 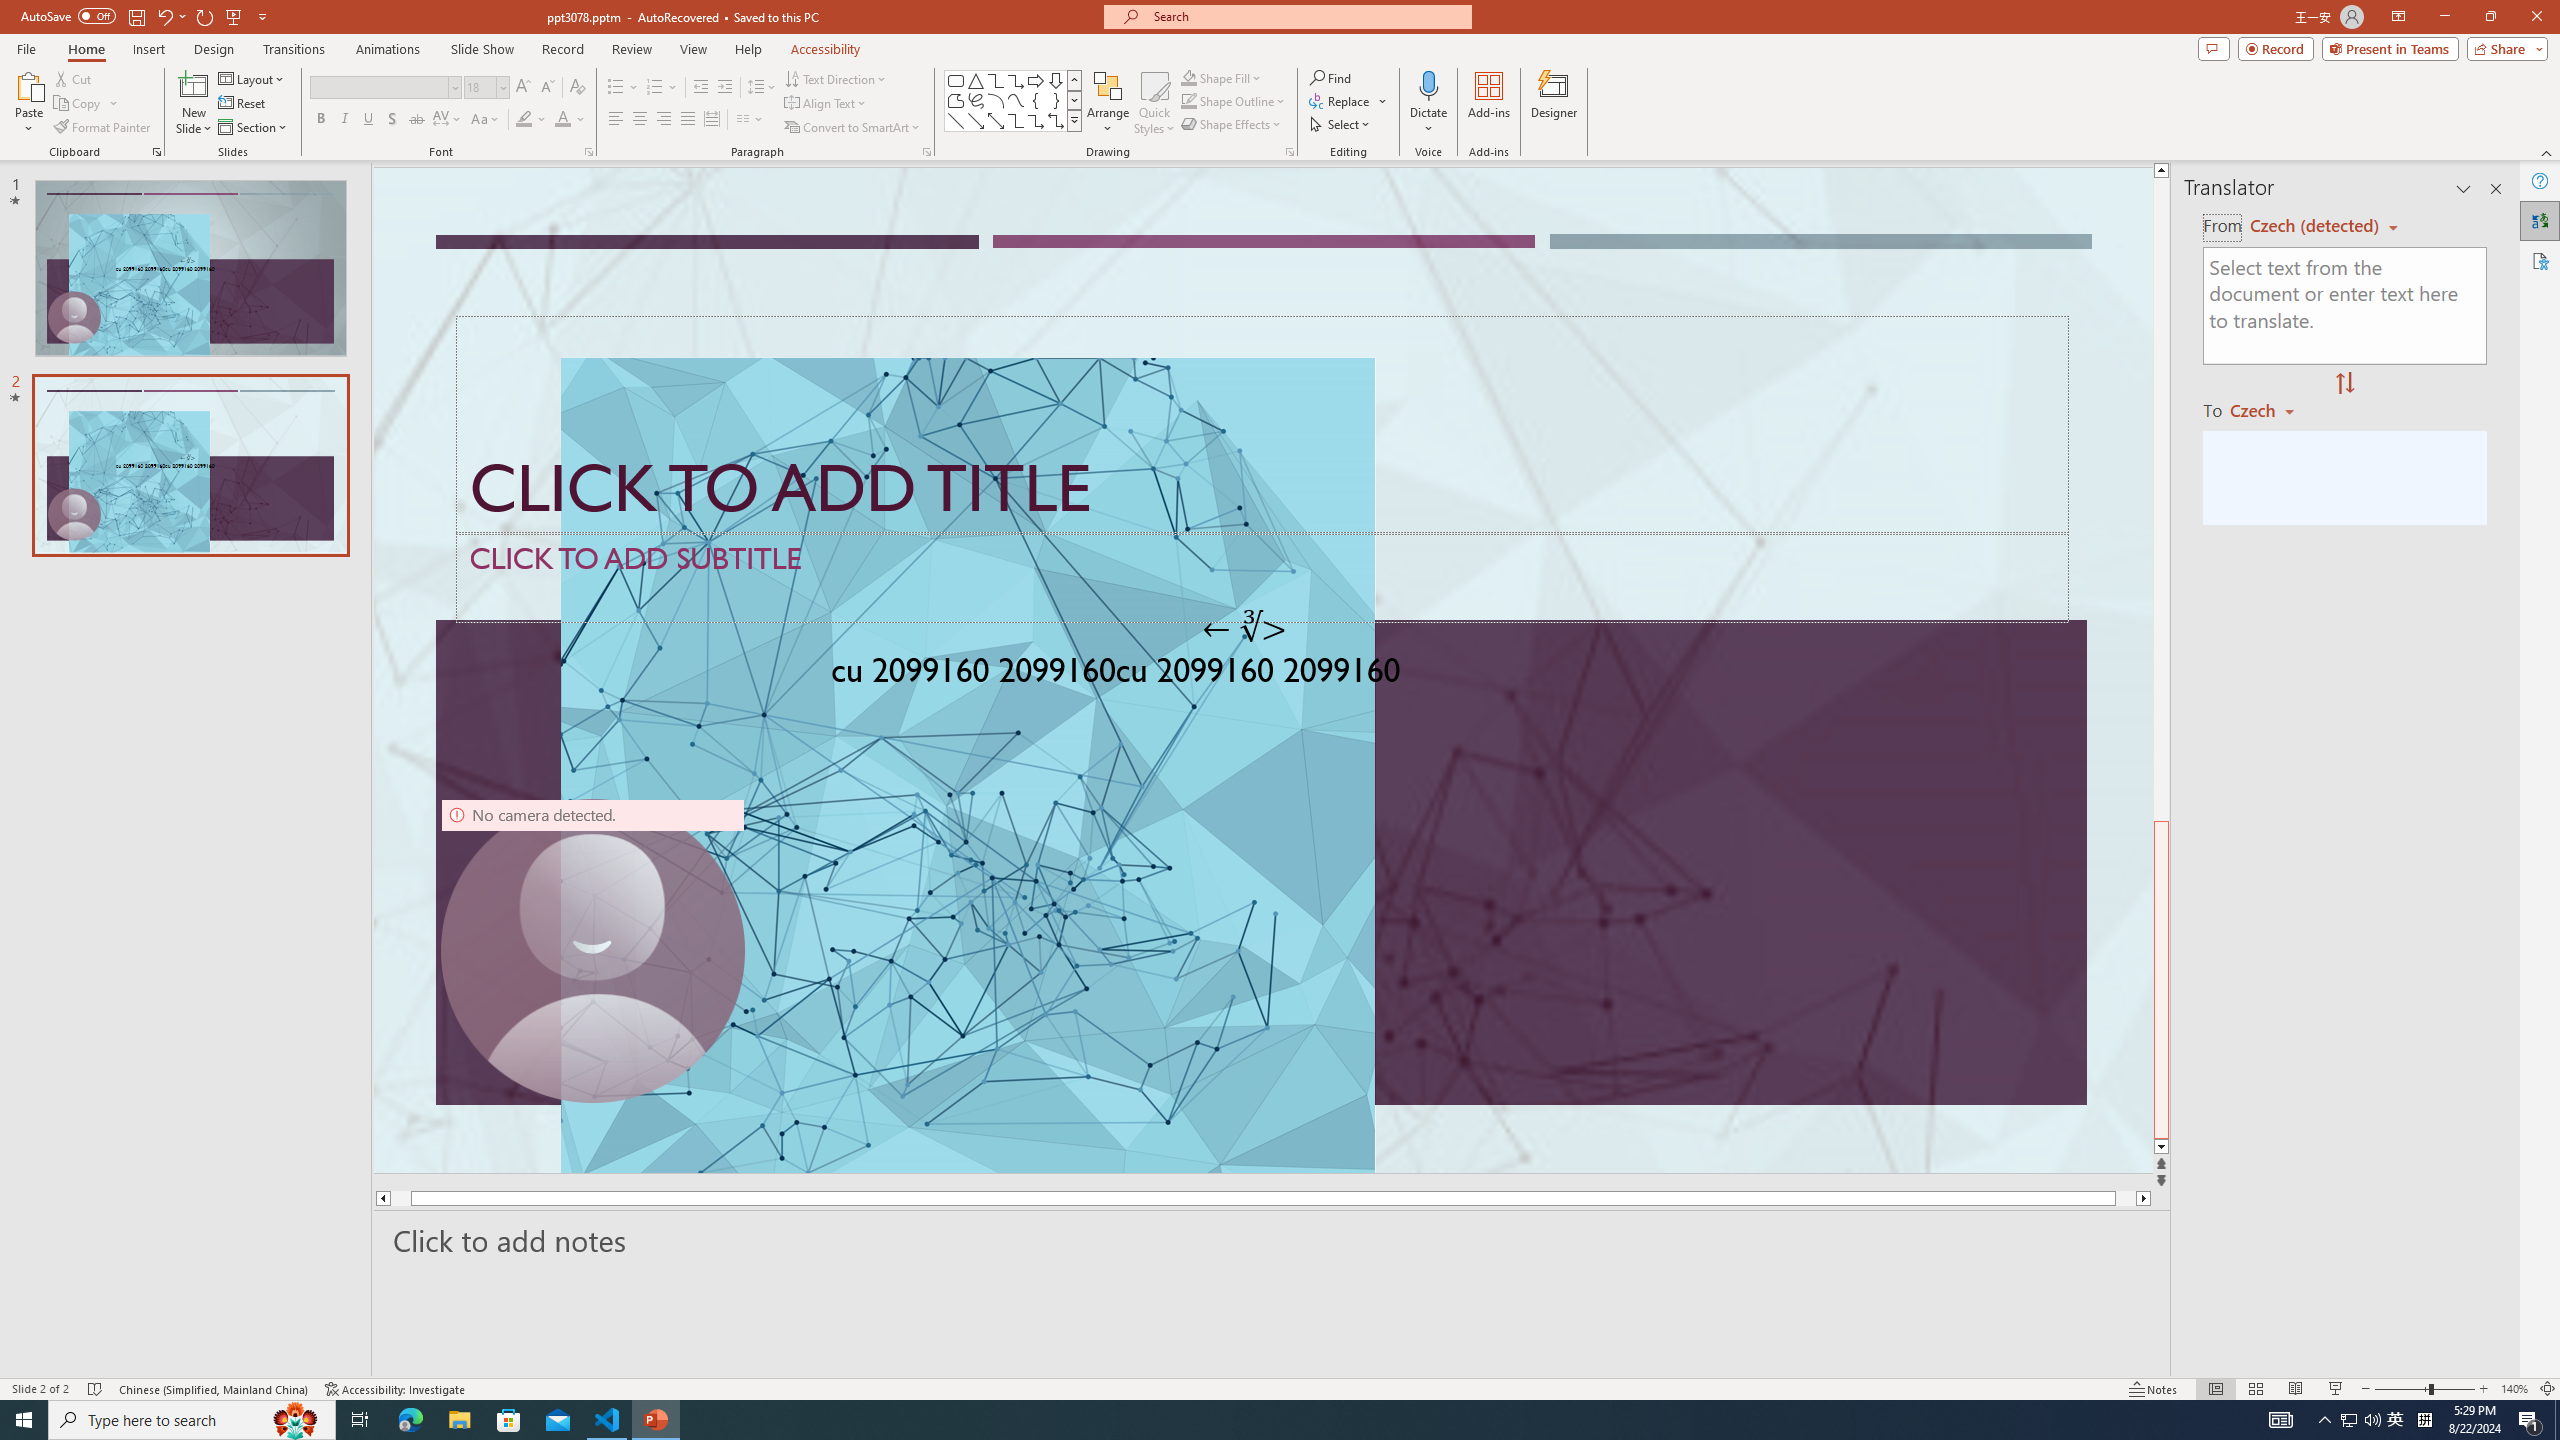 I want to click on 'Czech (detected)', so click(x=2315, y=225).